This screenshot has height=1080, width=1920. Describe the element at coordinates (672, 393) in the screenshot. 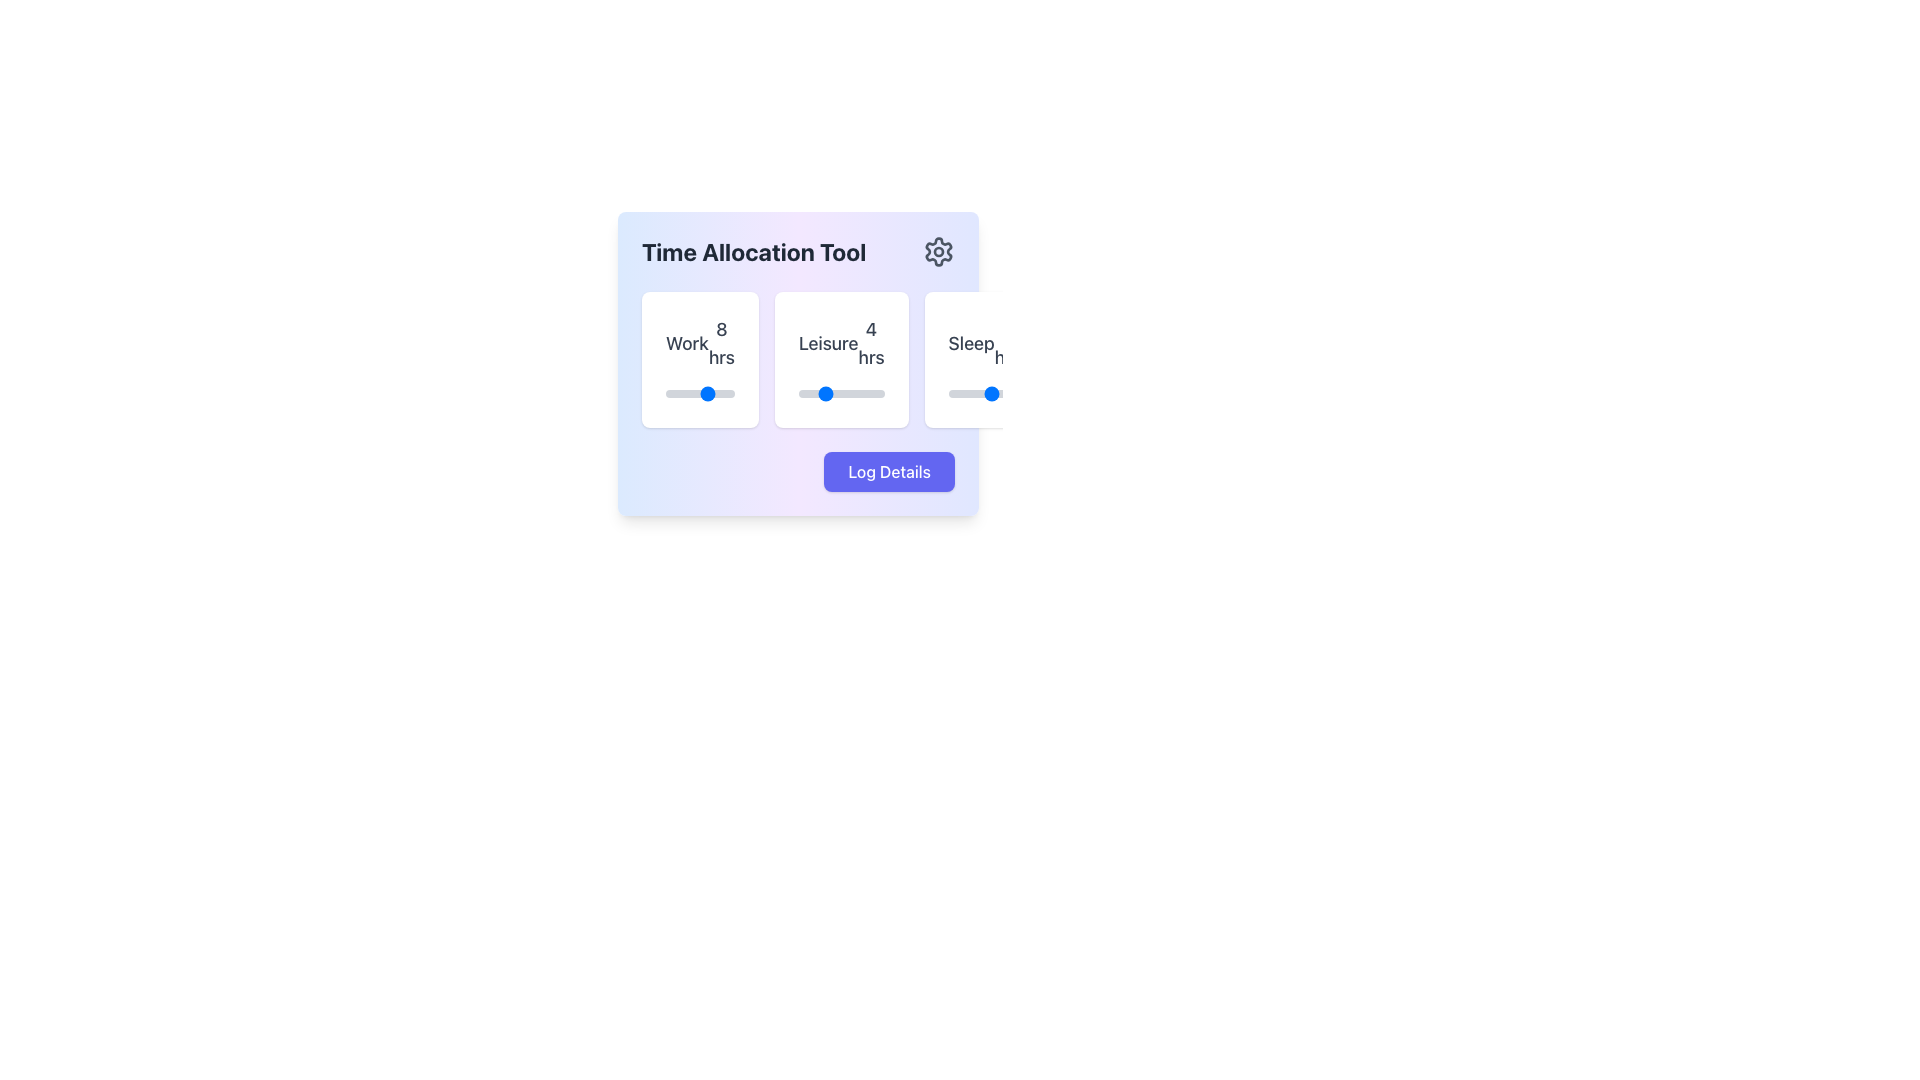

I see `work hours` at that location.